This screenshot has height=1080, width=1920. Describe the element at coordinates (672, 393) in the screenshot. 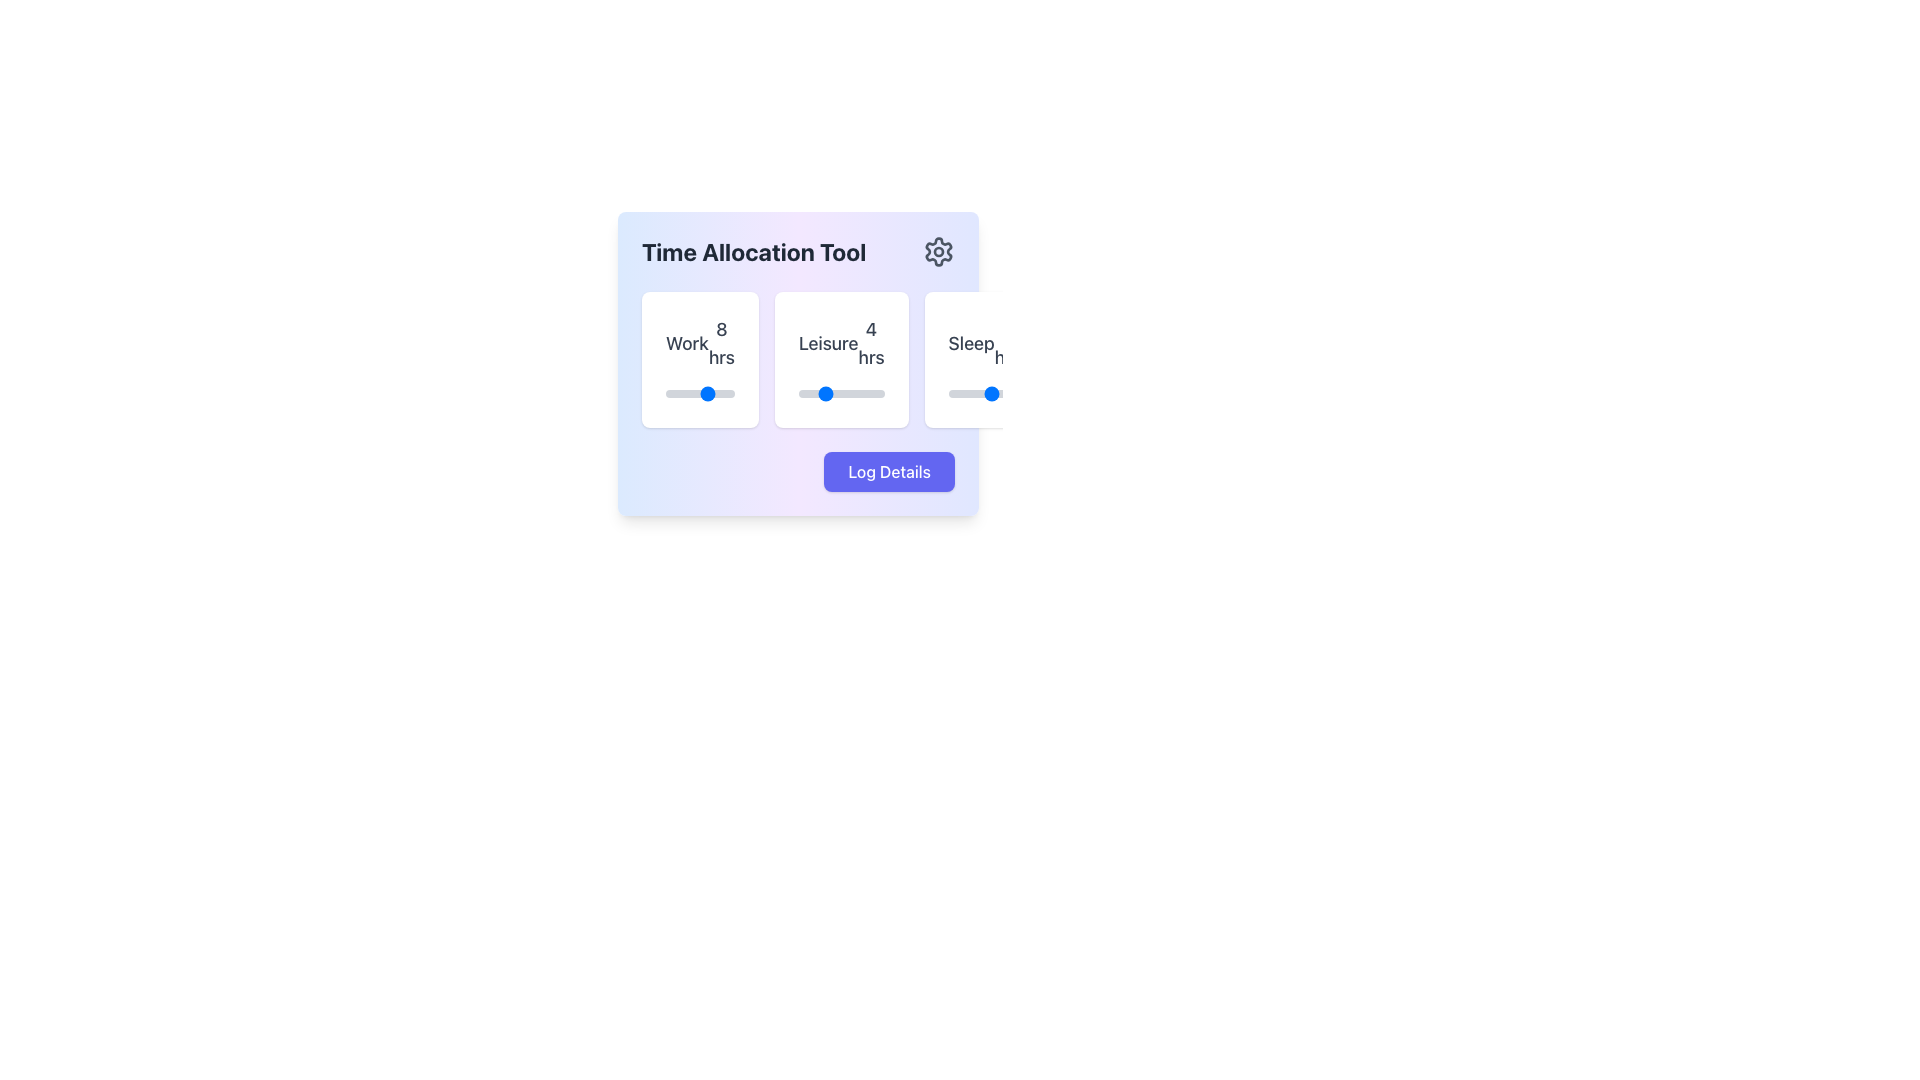

I see `work hours` at that location.